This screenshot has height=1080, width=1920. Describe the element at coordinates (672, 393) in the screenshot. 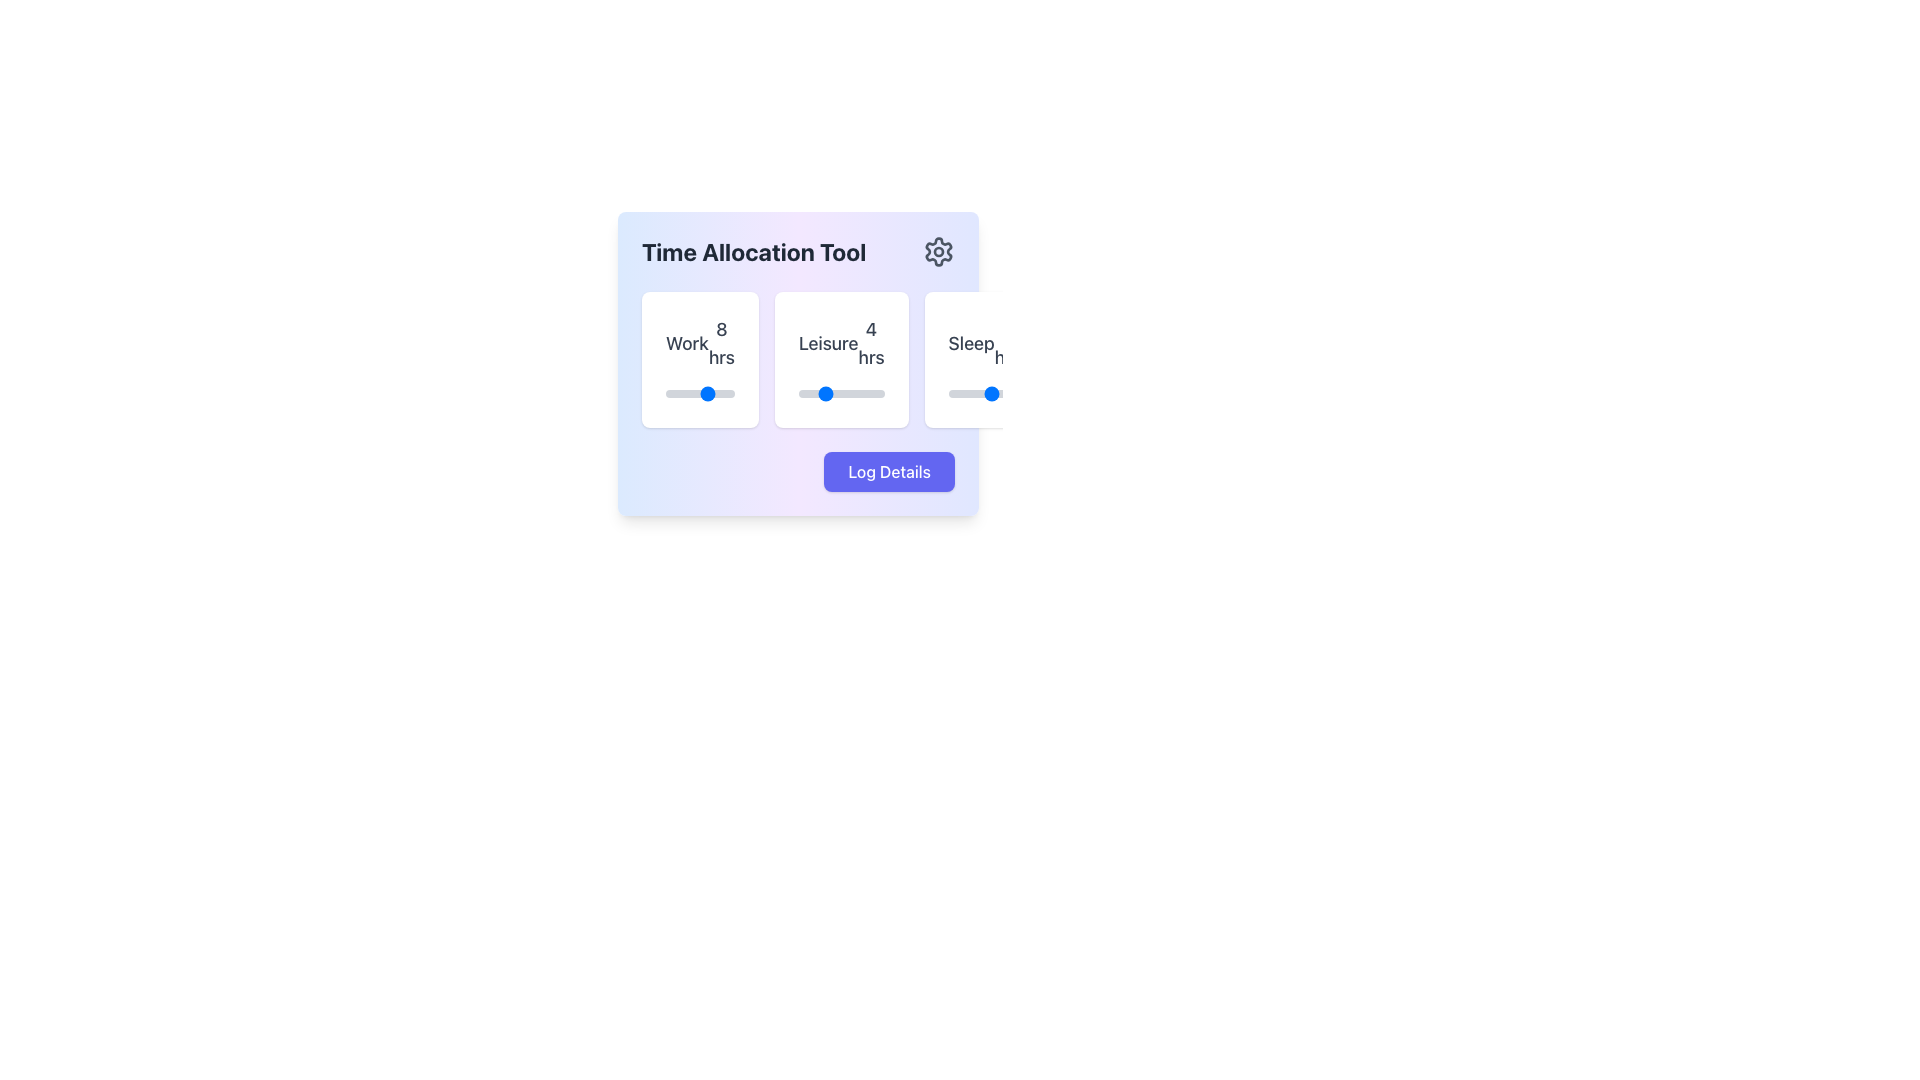

I see `work hours` at that location.